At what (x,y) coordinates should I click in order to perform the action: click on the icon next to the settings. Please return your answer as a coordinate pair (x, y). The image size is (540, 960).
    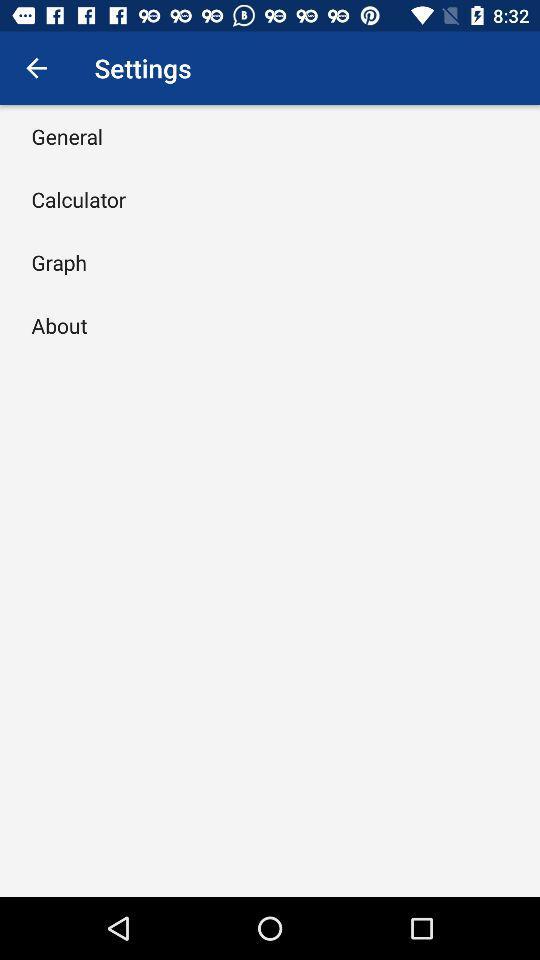
    Looking at the image, I should click on (36, 68).